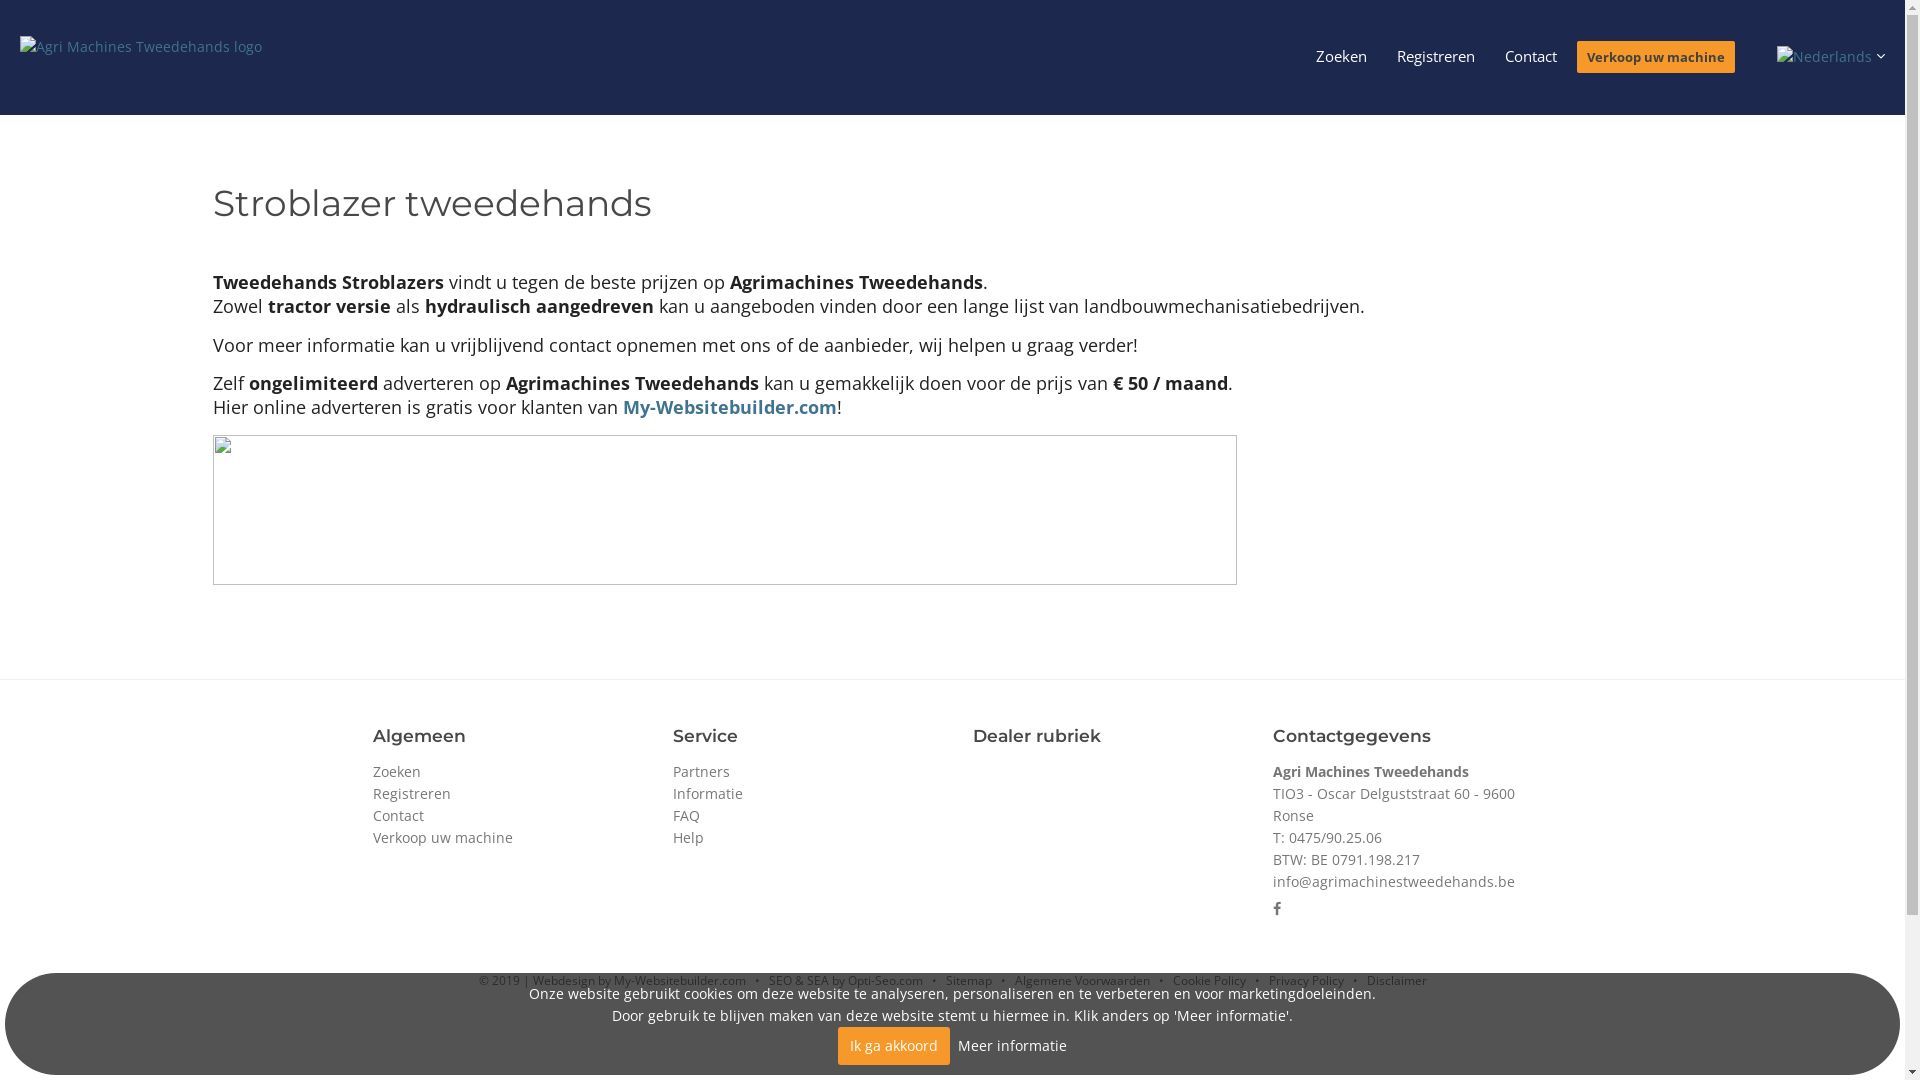 The image size is (1920, 1080). What do you see at coordinates (372, 792) in the screenshot?
I see `'Registreren'` at bounding box center [372, 792].